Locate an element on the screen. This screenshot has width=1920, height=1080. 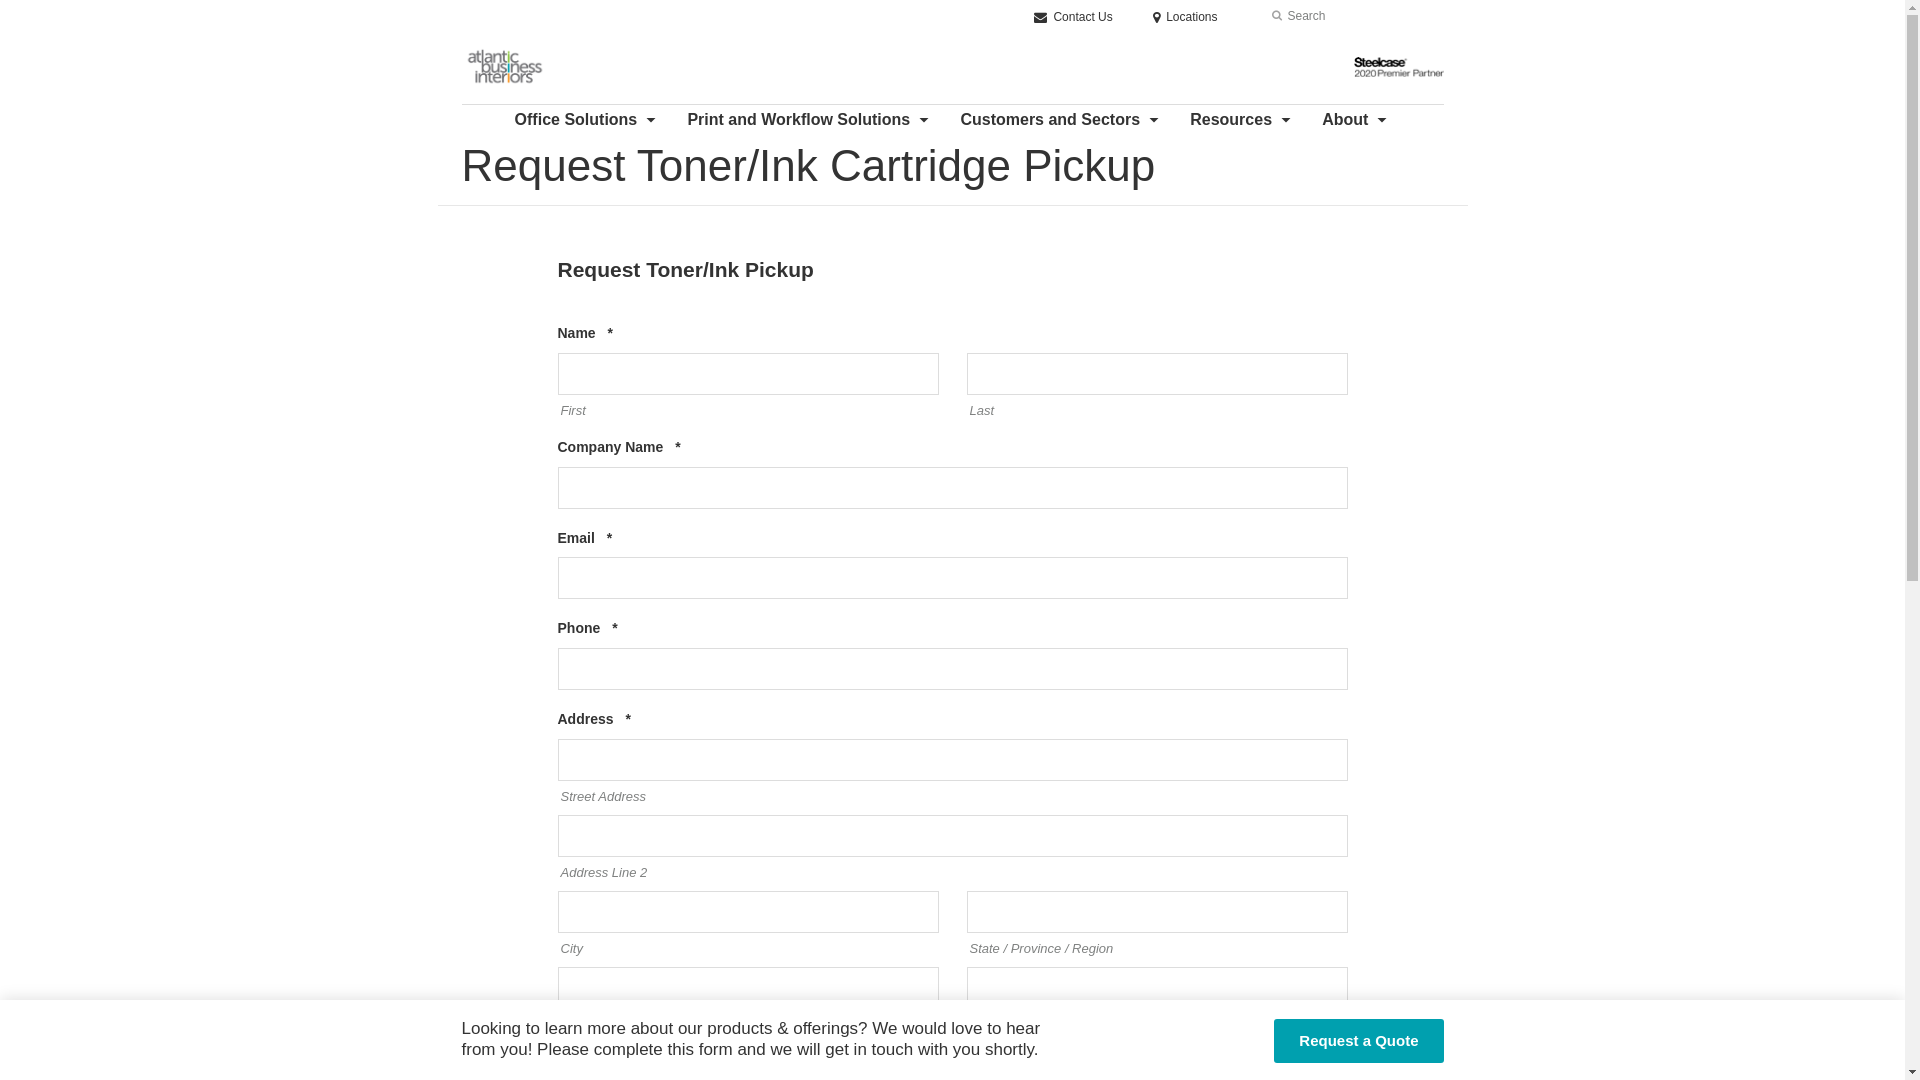
'Resources' is located at coordinates (1241, 119).